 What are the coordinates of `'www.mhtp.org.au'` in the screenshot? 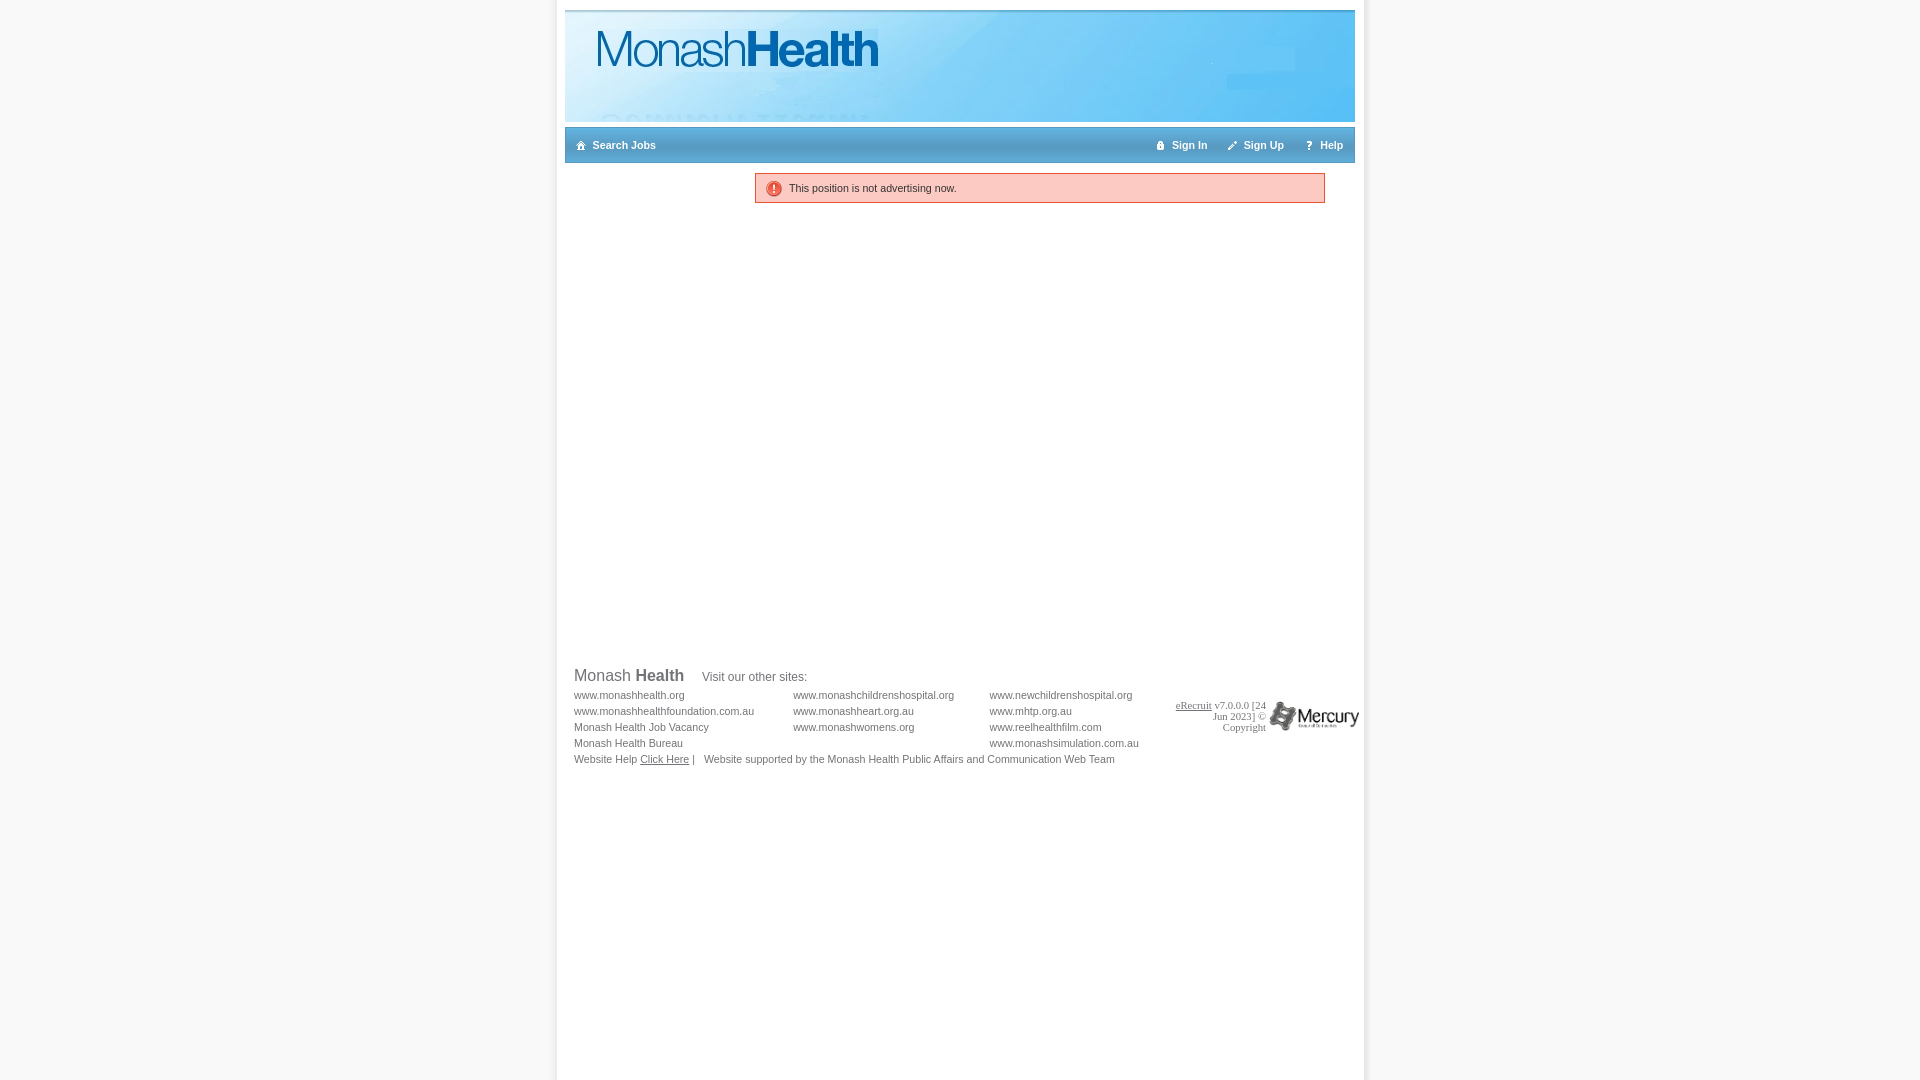 It's located at (989, 709).